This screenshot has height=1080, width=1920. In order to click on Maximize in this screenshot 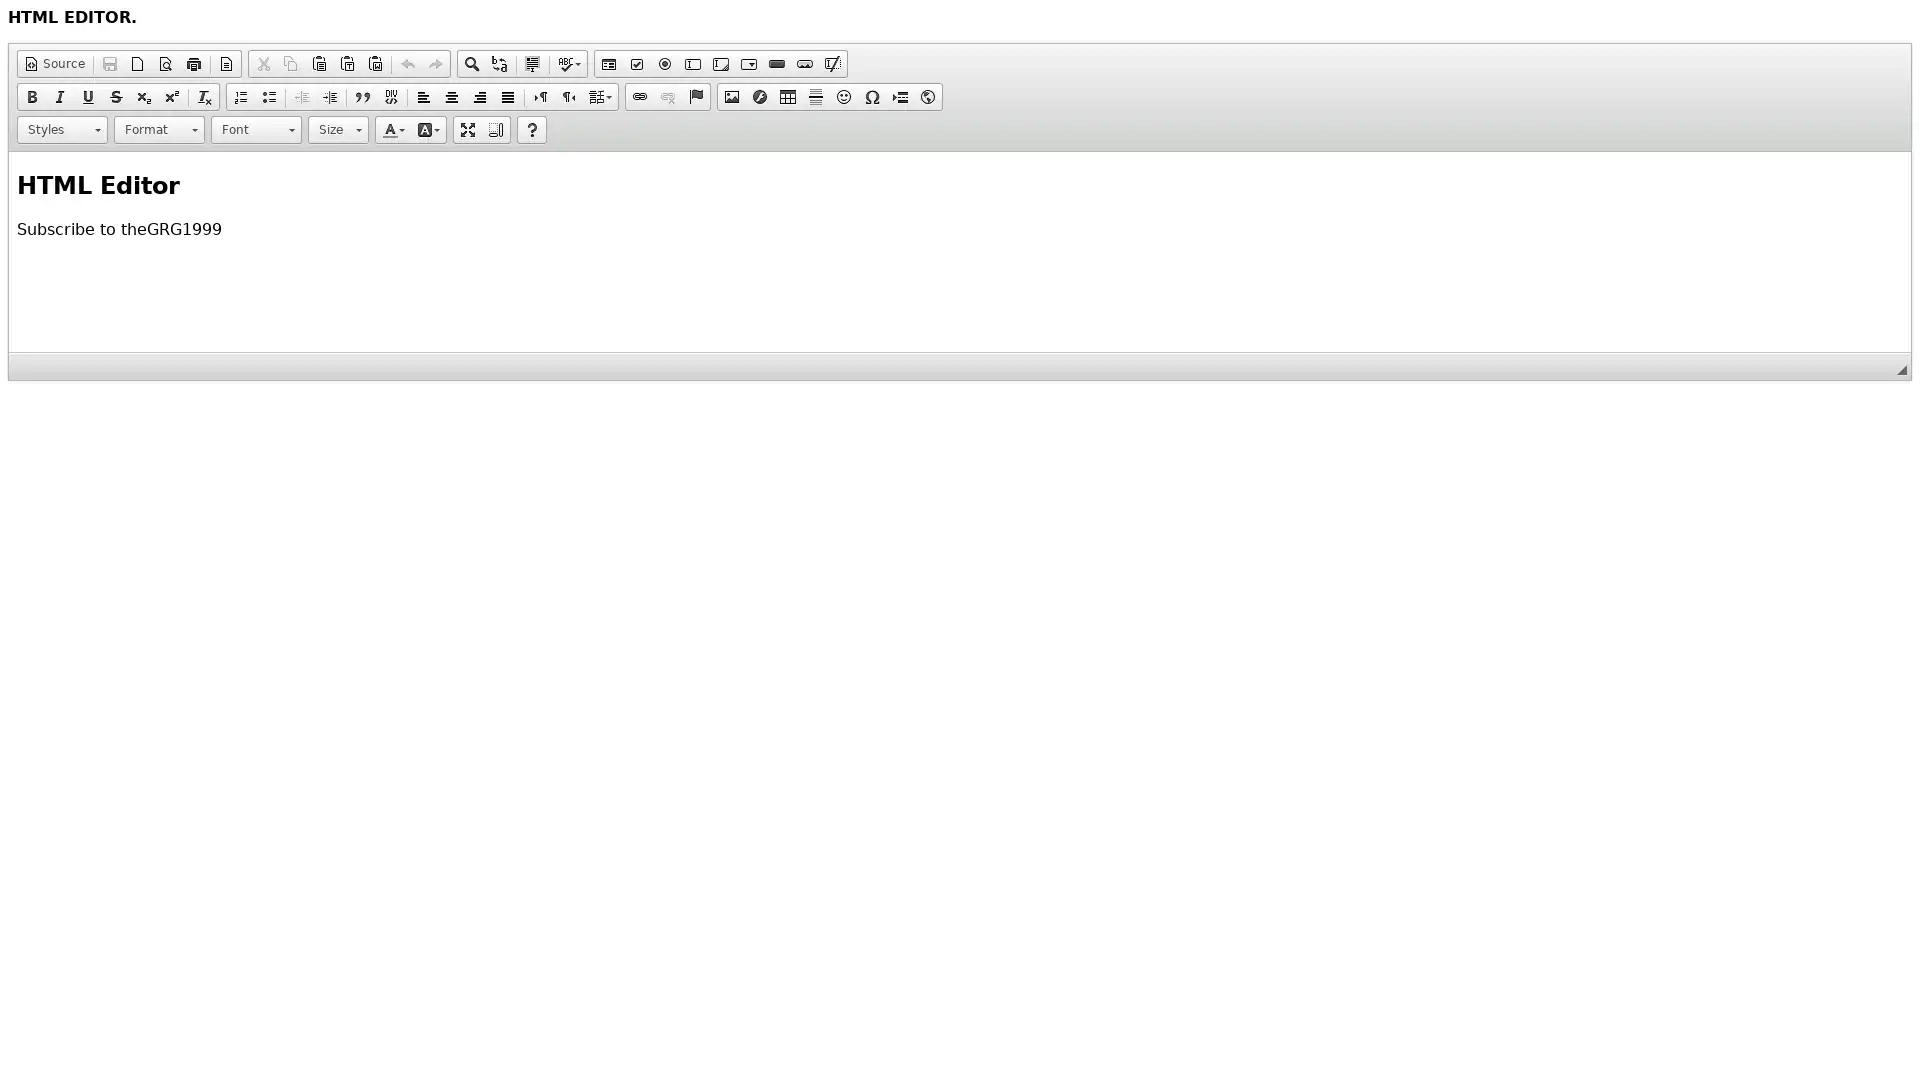, I will do `click(466, 130)`.